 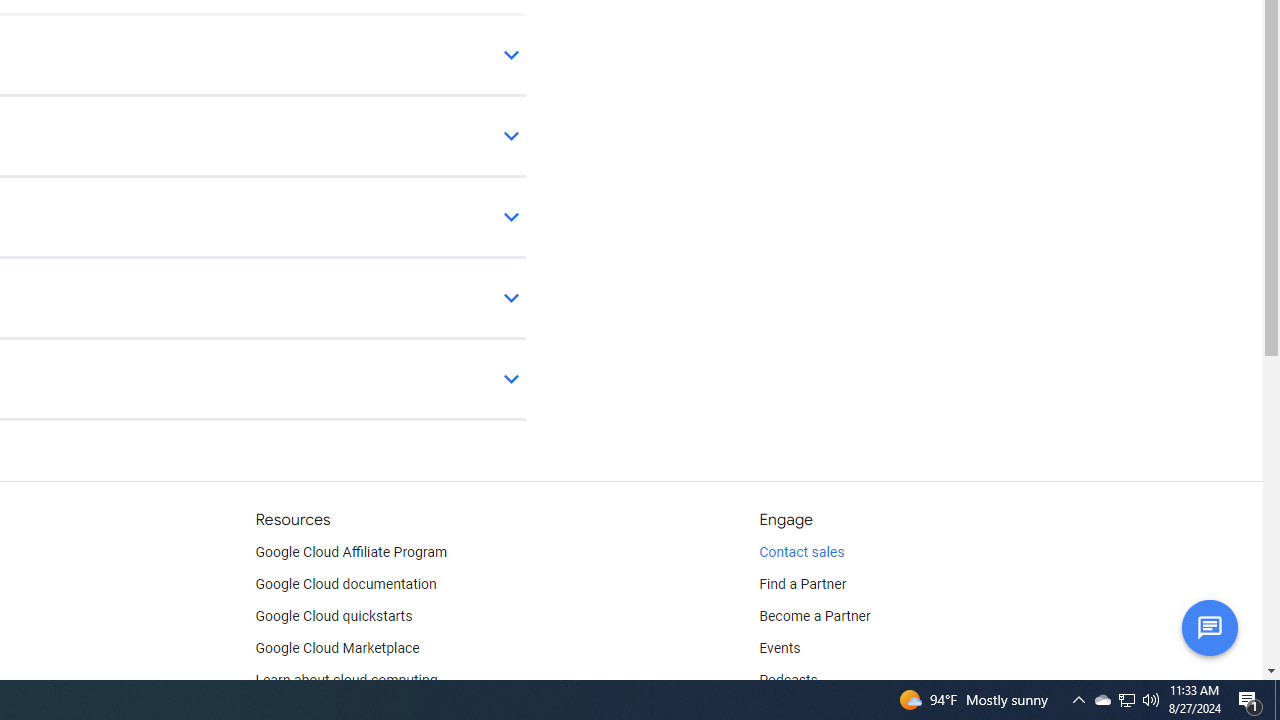 What do you see at coordinates (803, 585) in the screenshot?
I see `'Find a Partner'` at bounding box center [803, 585].